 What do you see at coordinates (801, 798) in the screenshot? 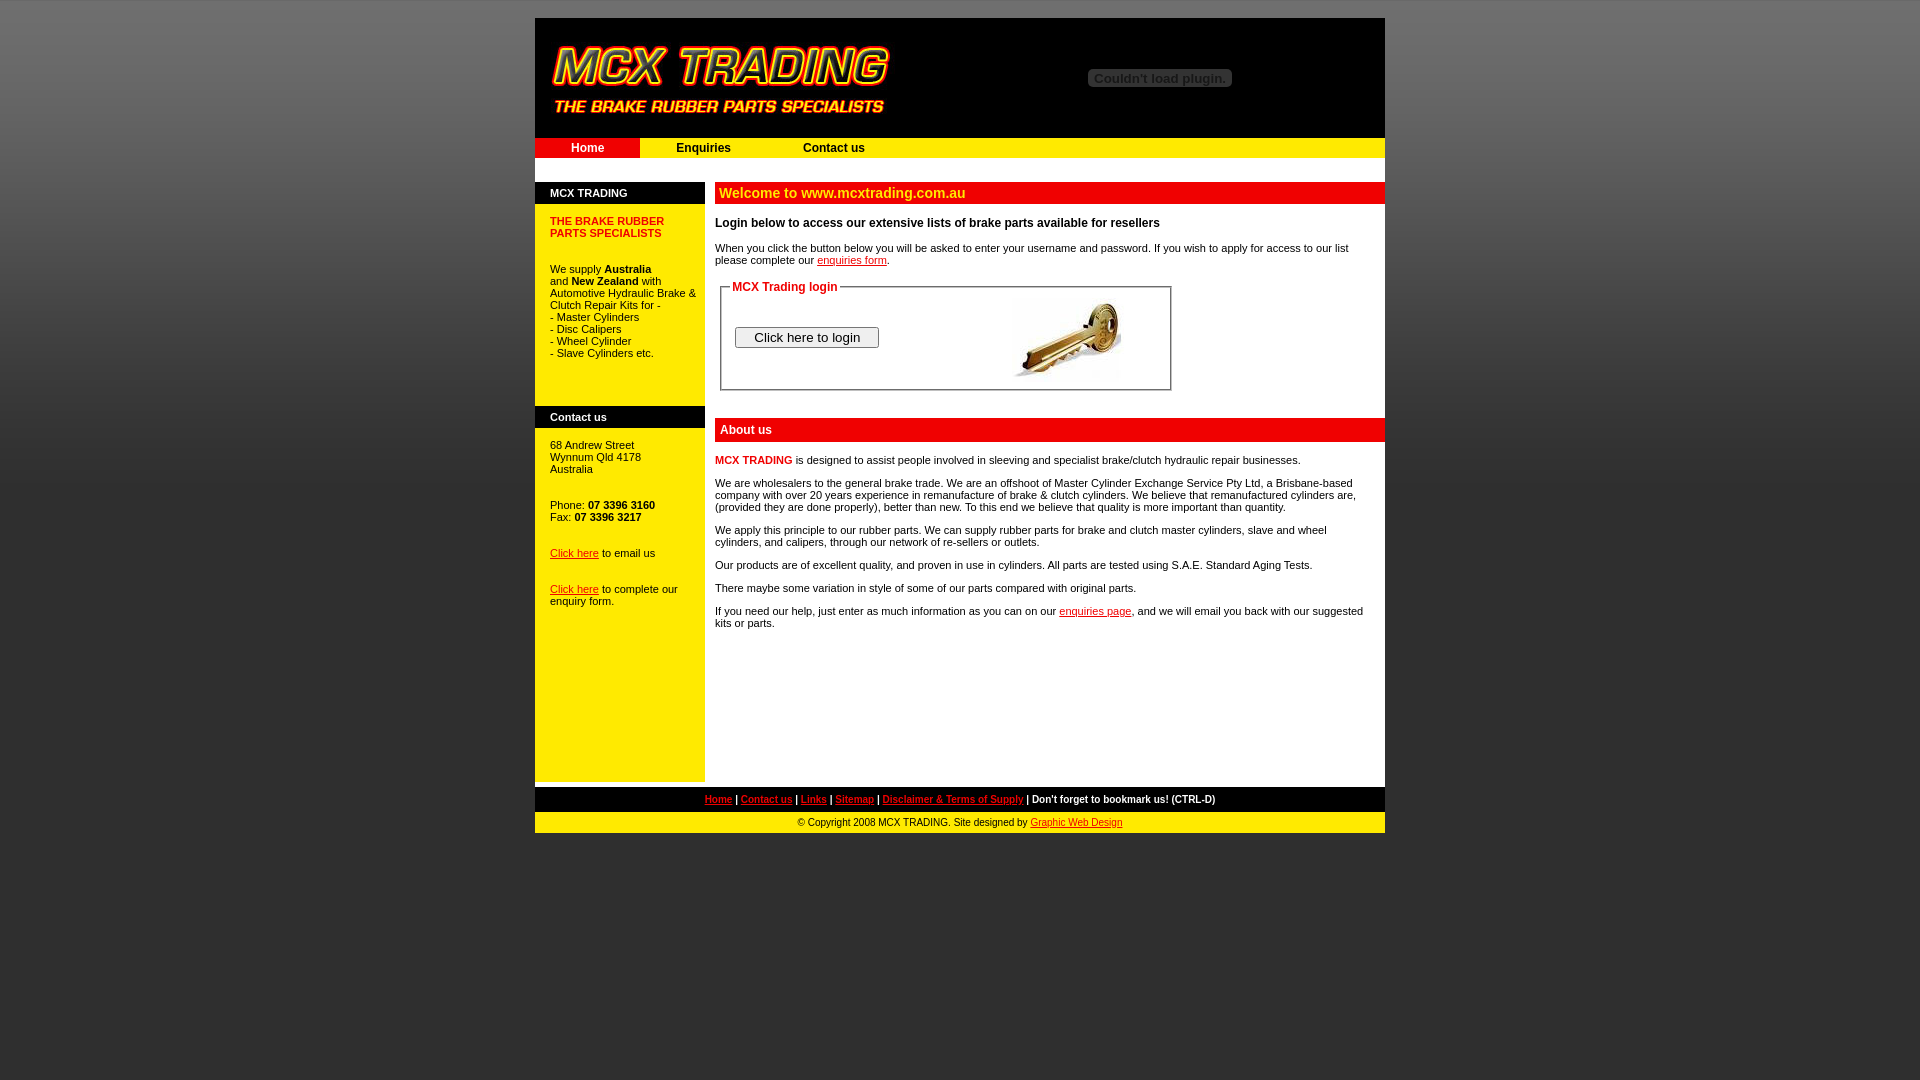
I see `'Links'` at bounding box center [801, 798].